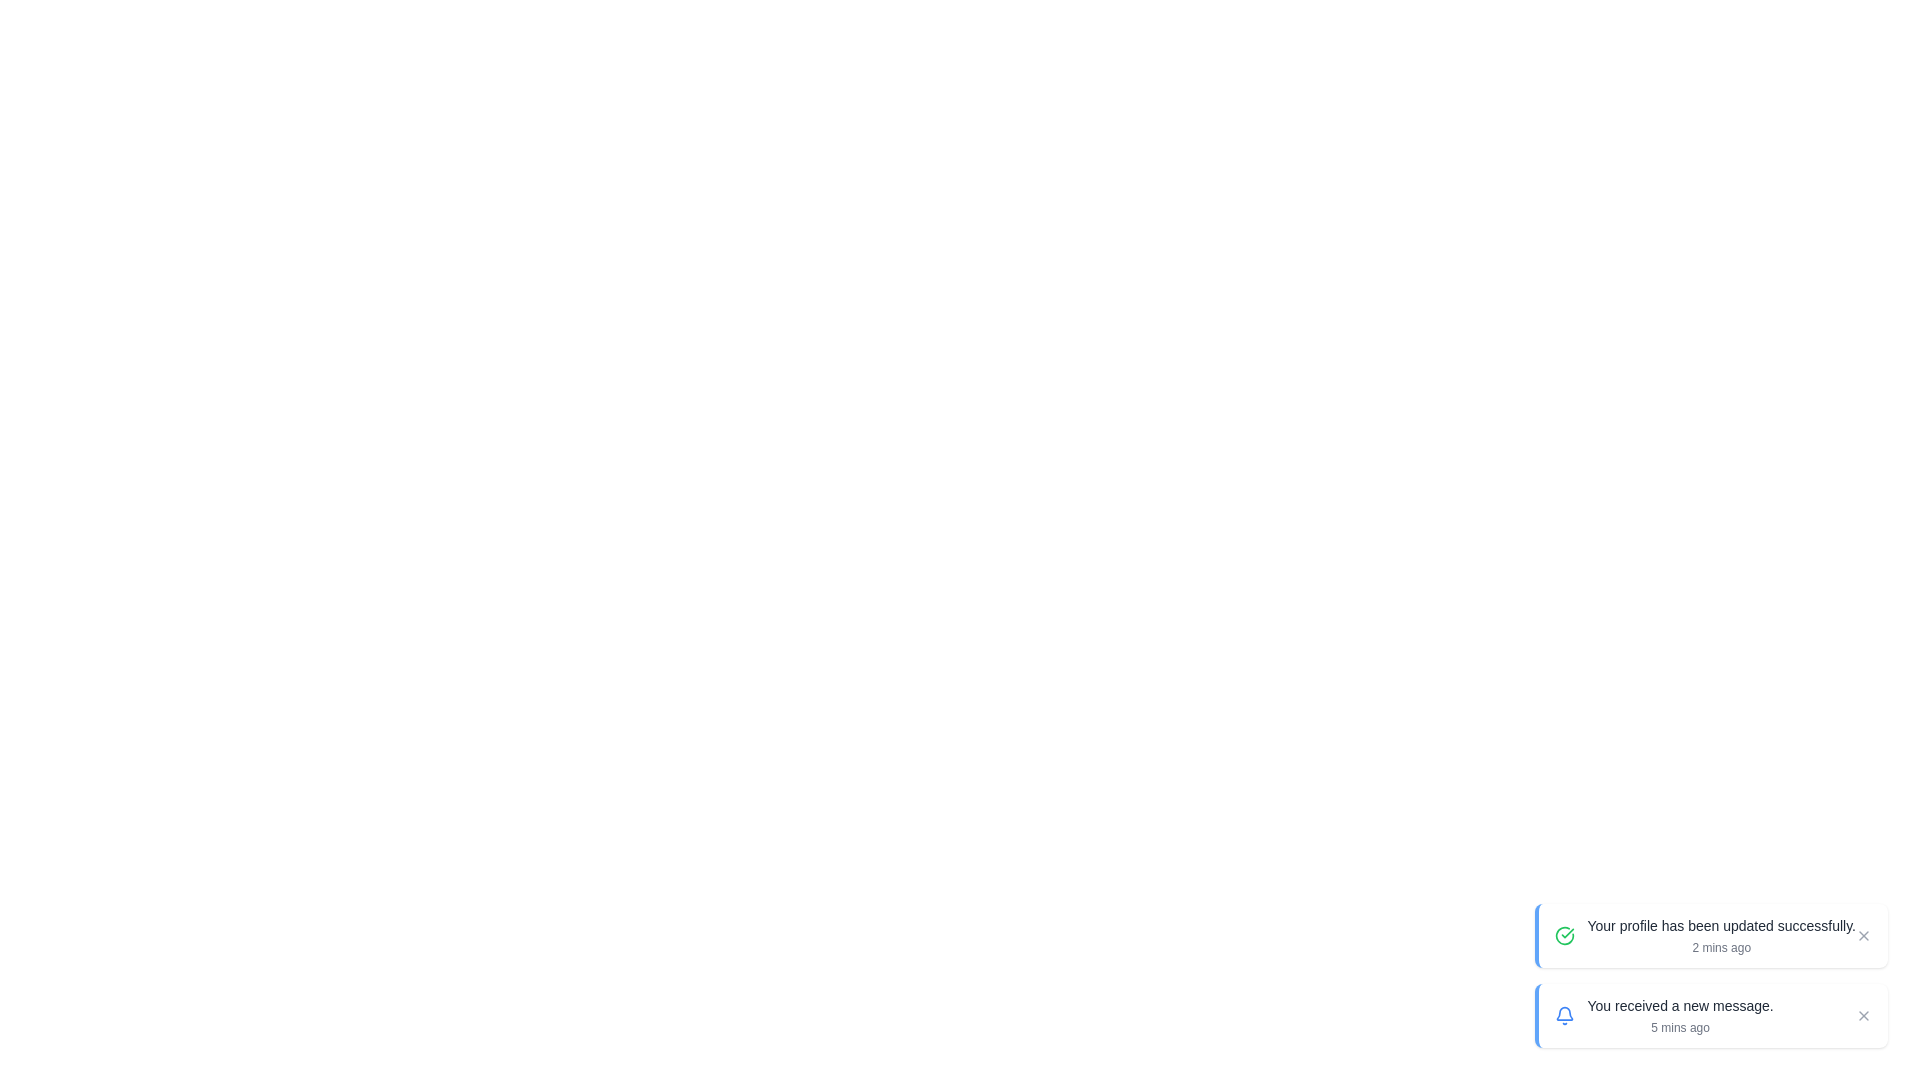 Image resolution: width=1920 pixels, height=1080 pixels. Describe the element at coordinates (1720, 925) in the screenshot. I see `the notification text to read its content` at that location.